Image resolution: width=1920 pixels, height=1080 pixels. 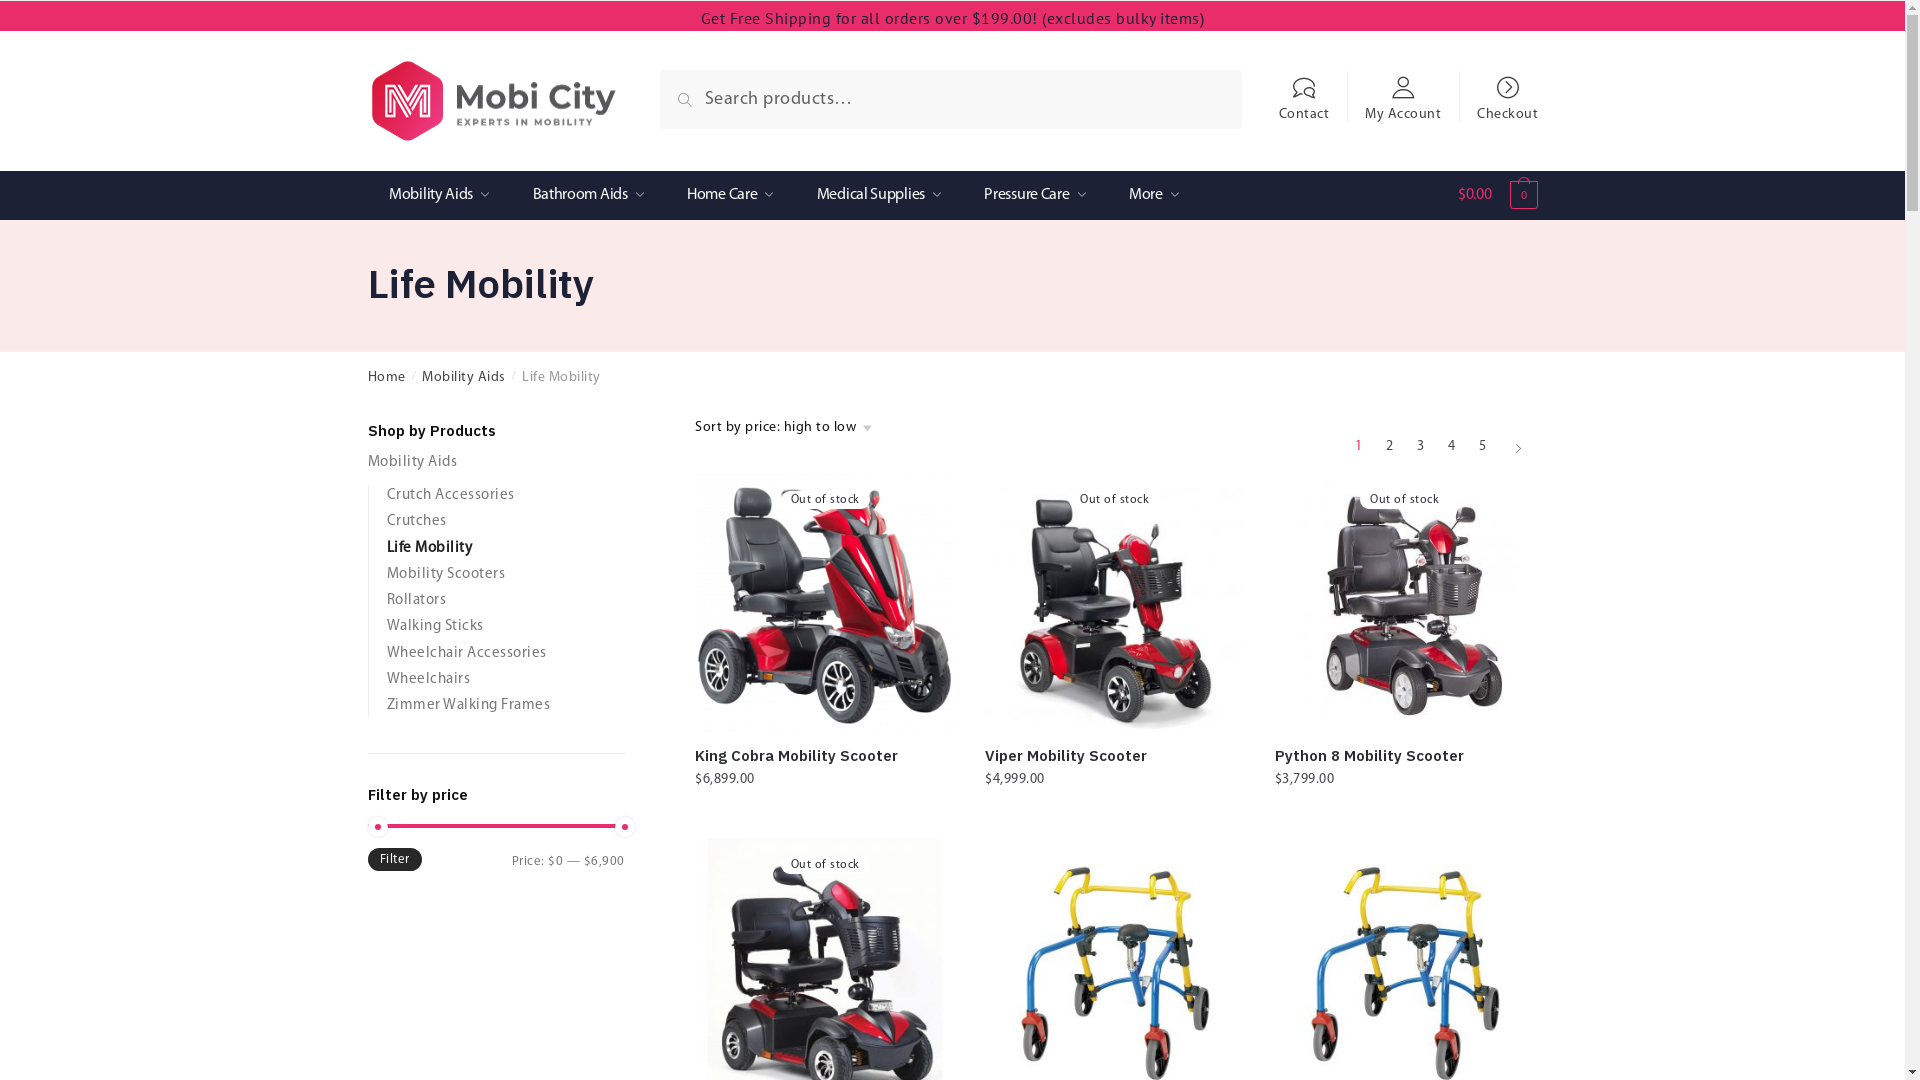 I want to click on 'Contact', so click(x=1303, y=88).